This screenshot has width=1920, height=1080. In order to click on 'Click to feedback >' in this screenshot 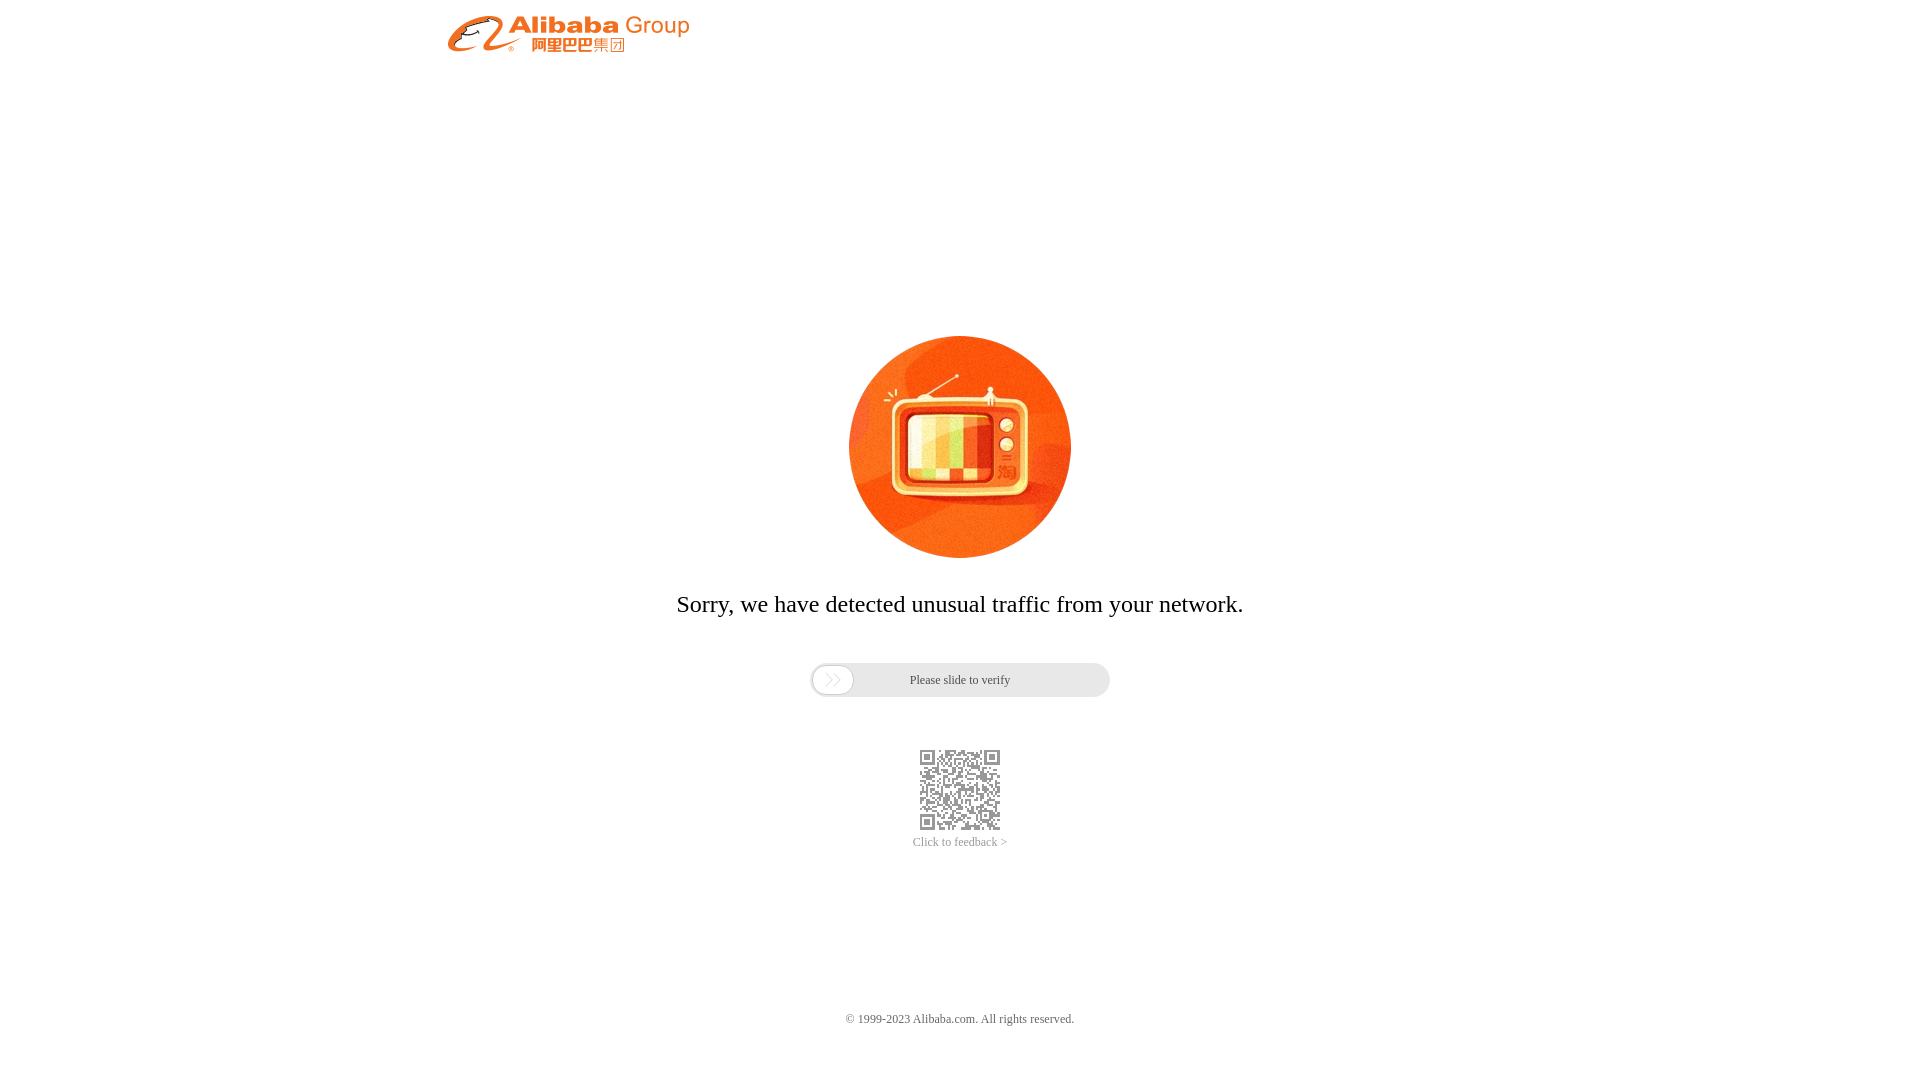, I will do `click(911, 842)`.